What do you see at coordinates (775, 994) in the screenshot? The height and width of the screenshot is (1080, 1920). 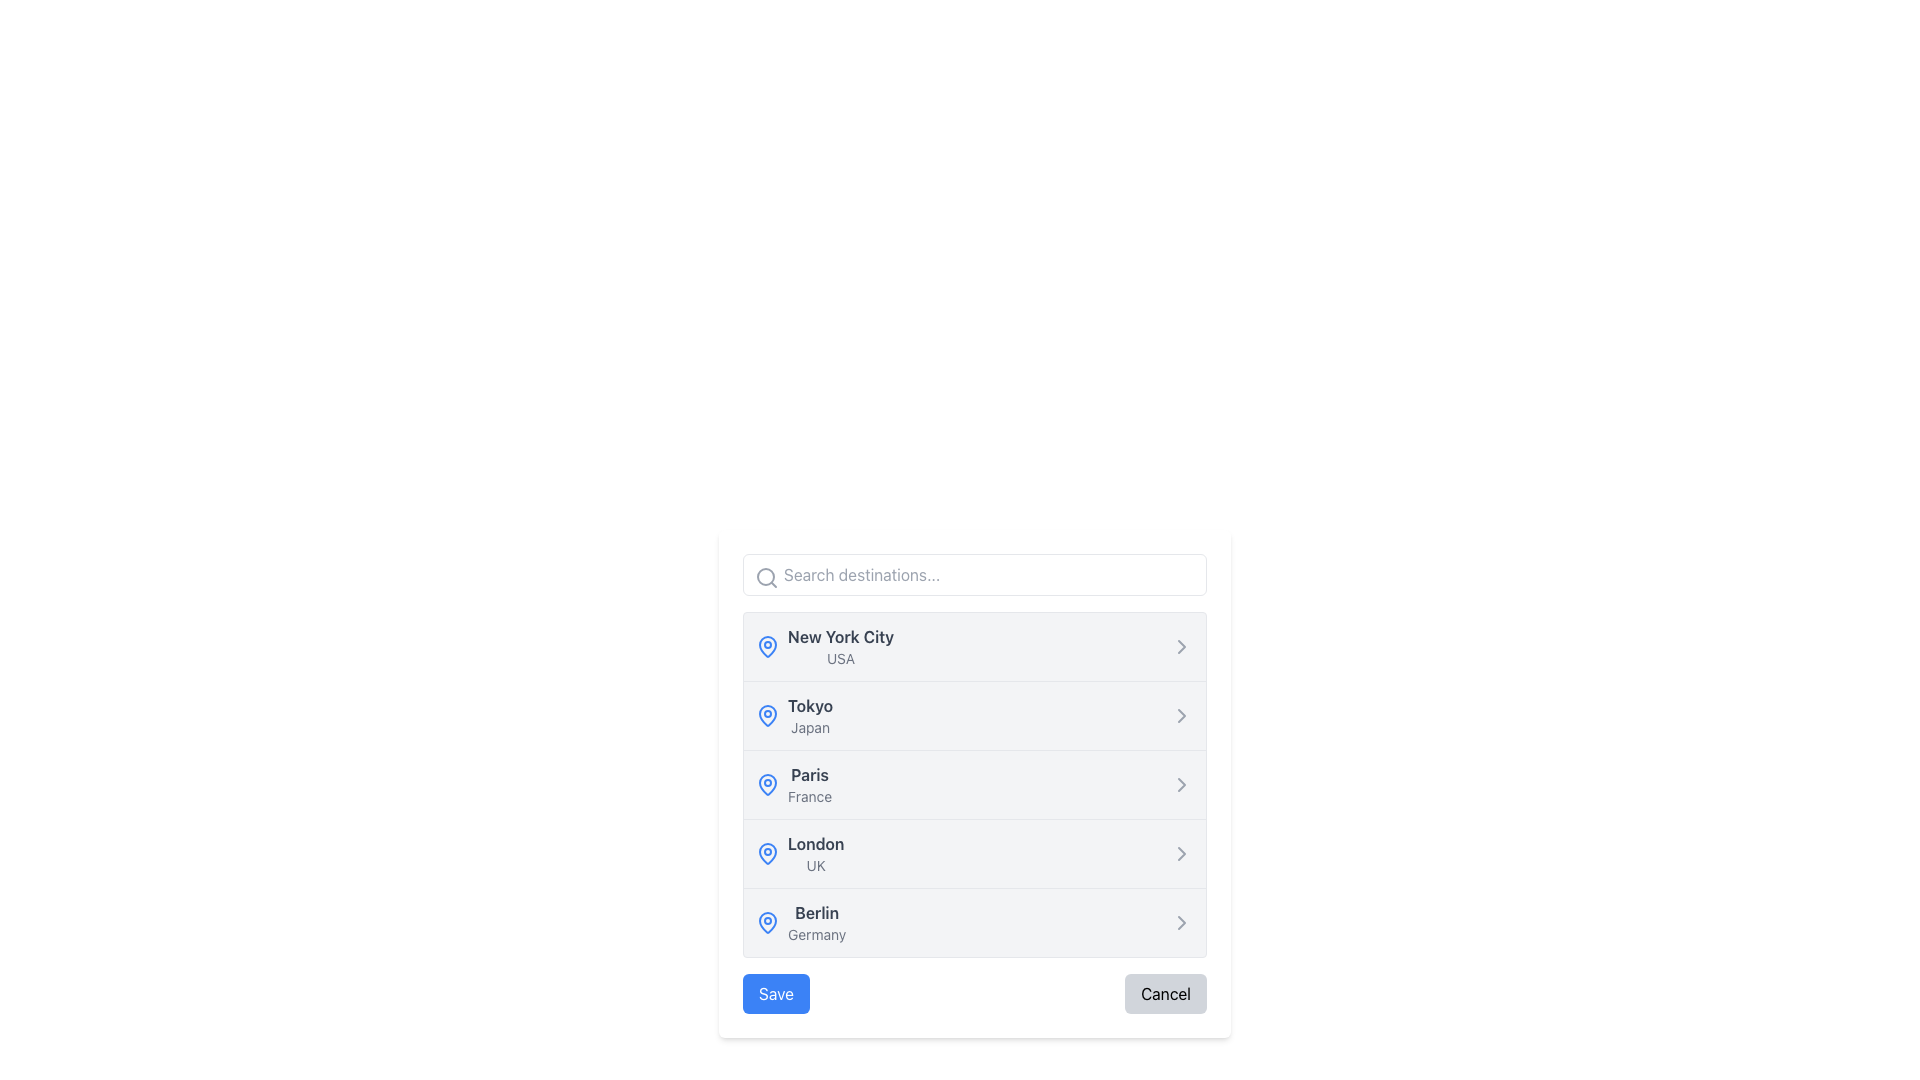 I see `the confirm button, which is the leftmost button in a pair at the bottom of the layout` at bounding box center [775, 994].